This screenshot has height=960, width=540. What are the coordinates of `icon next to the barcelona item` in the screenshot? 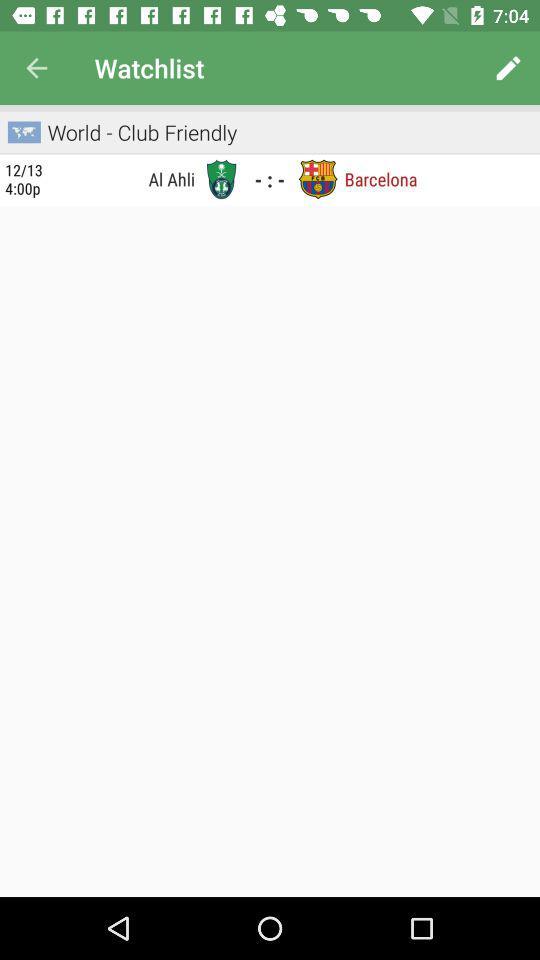 It's located at (318, 178).